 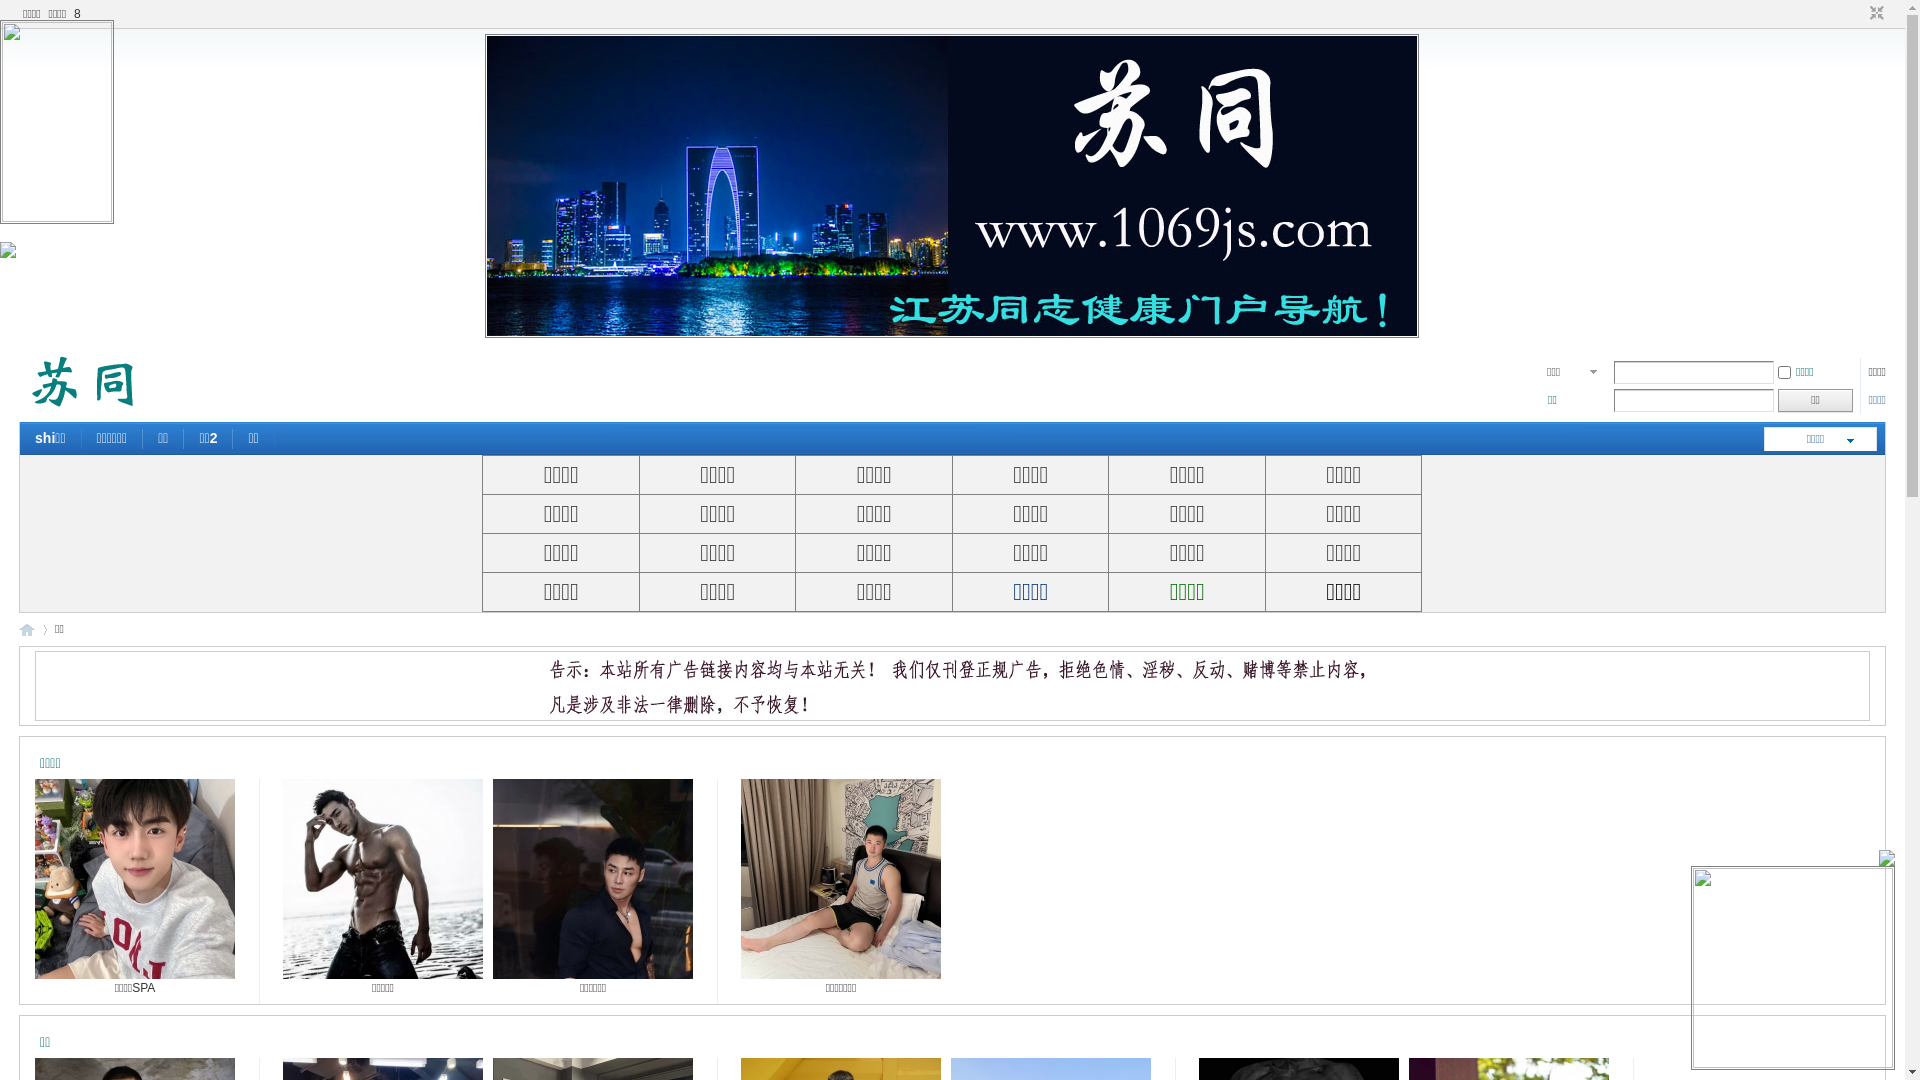 I want to click on '8', so click(x=77, y=14).